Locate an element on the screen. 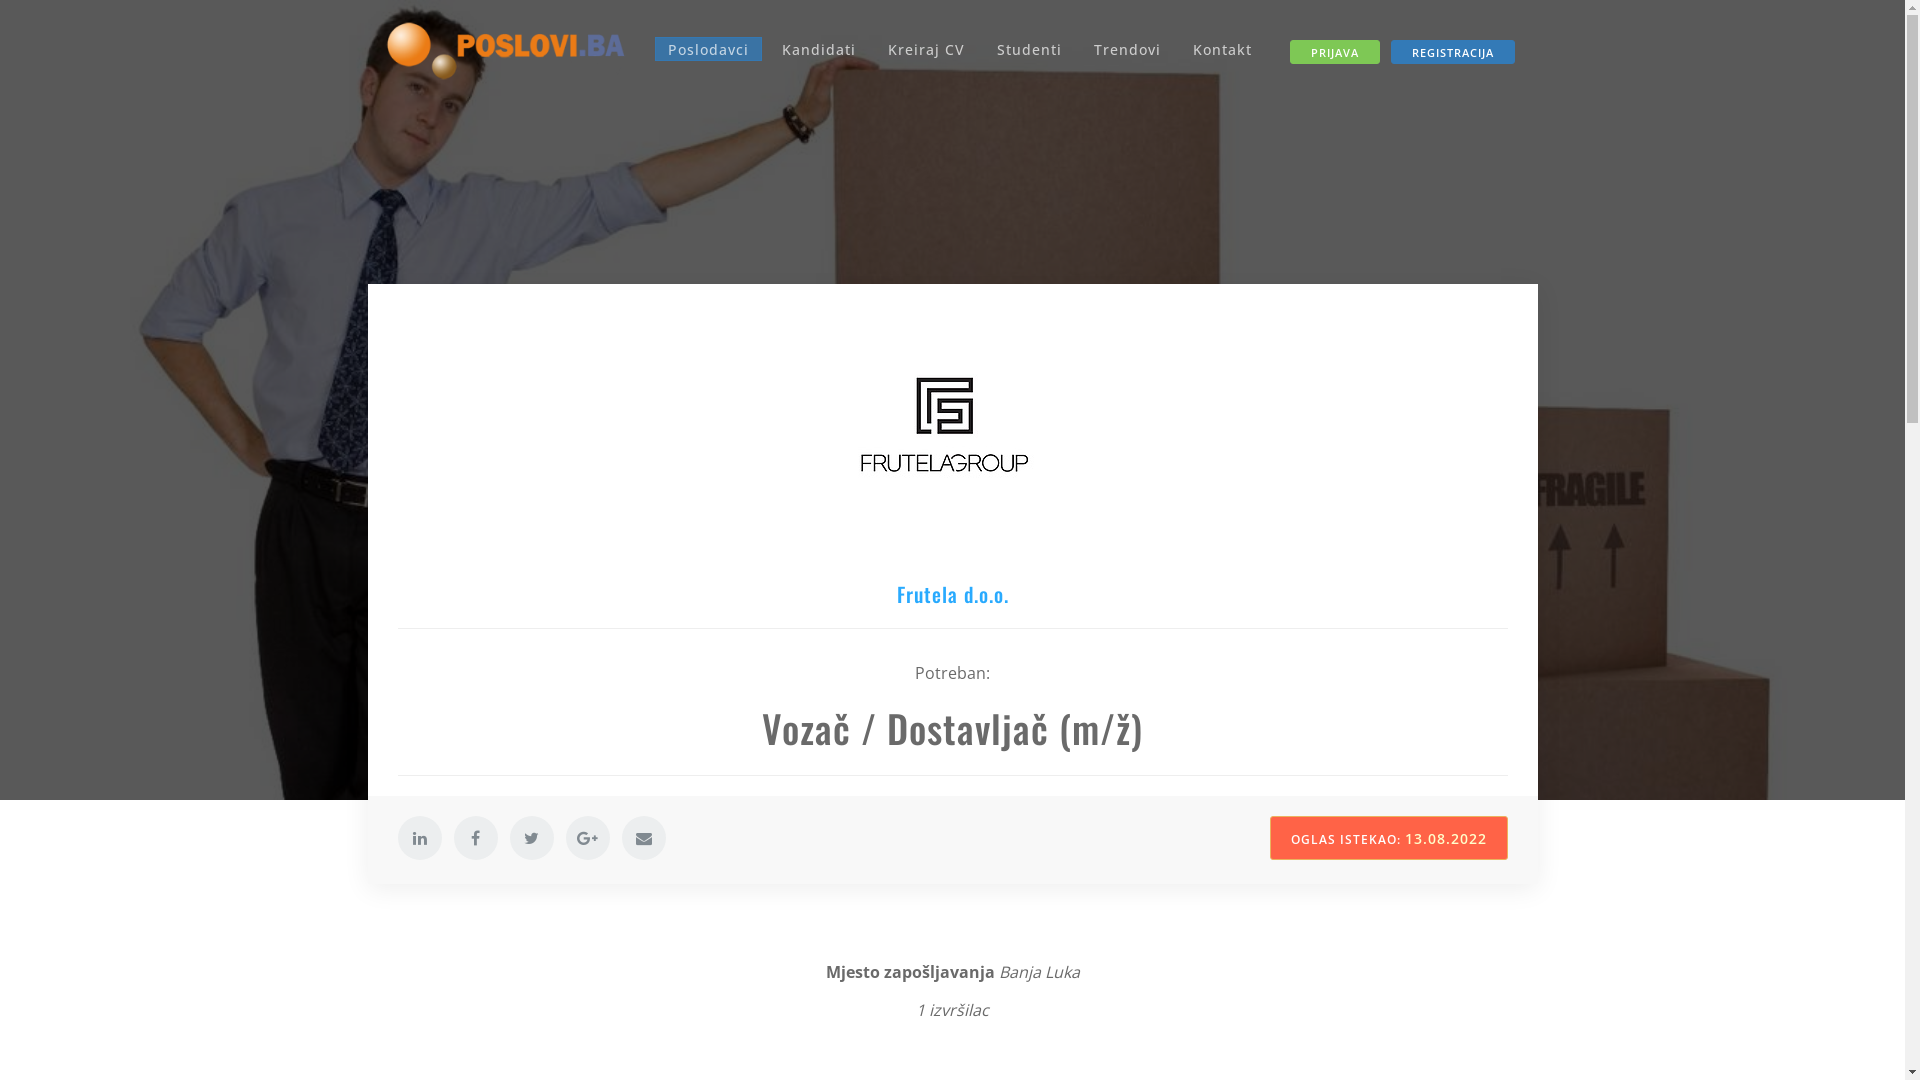  'PRIJAVA' is located at coordinates (1334, 50).